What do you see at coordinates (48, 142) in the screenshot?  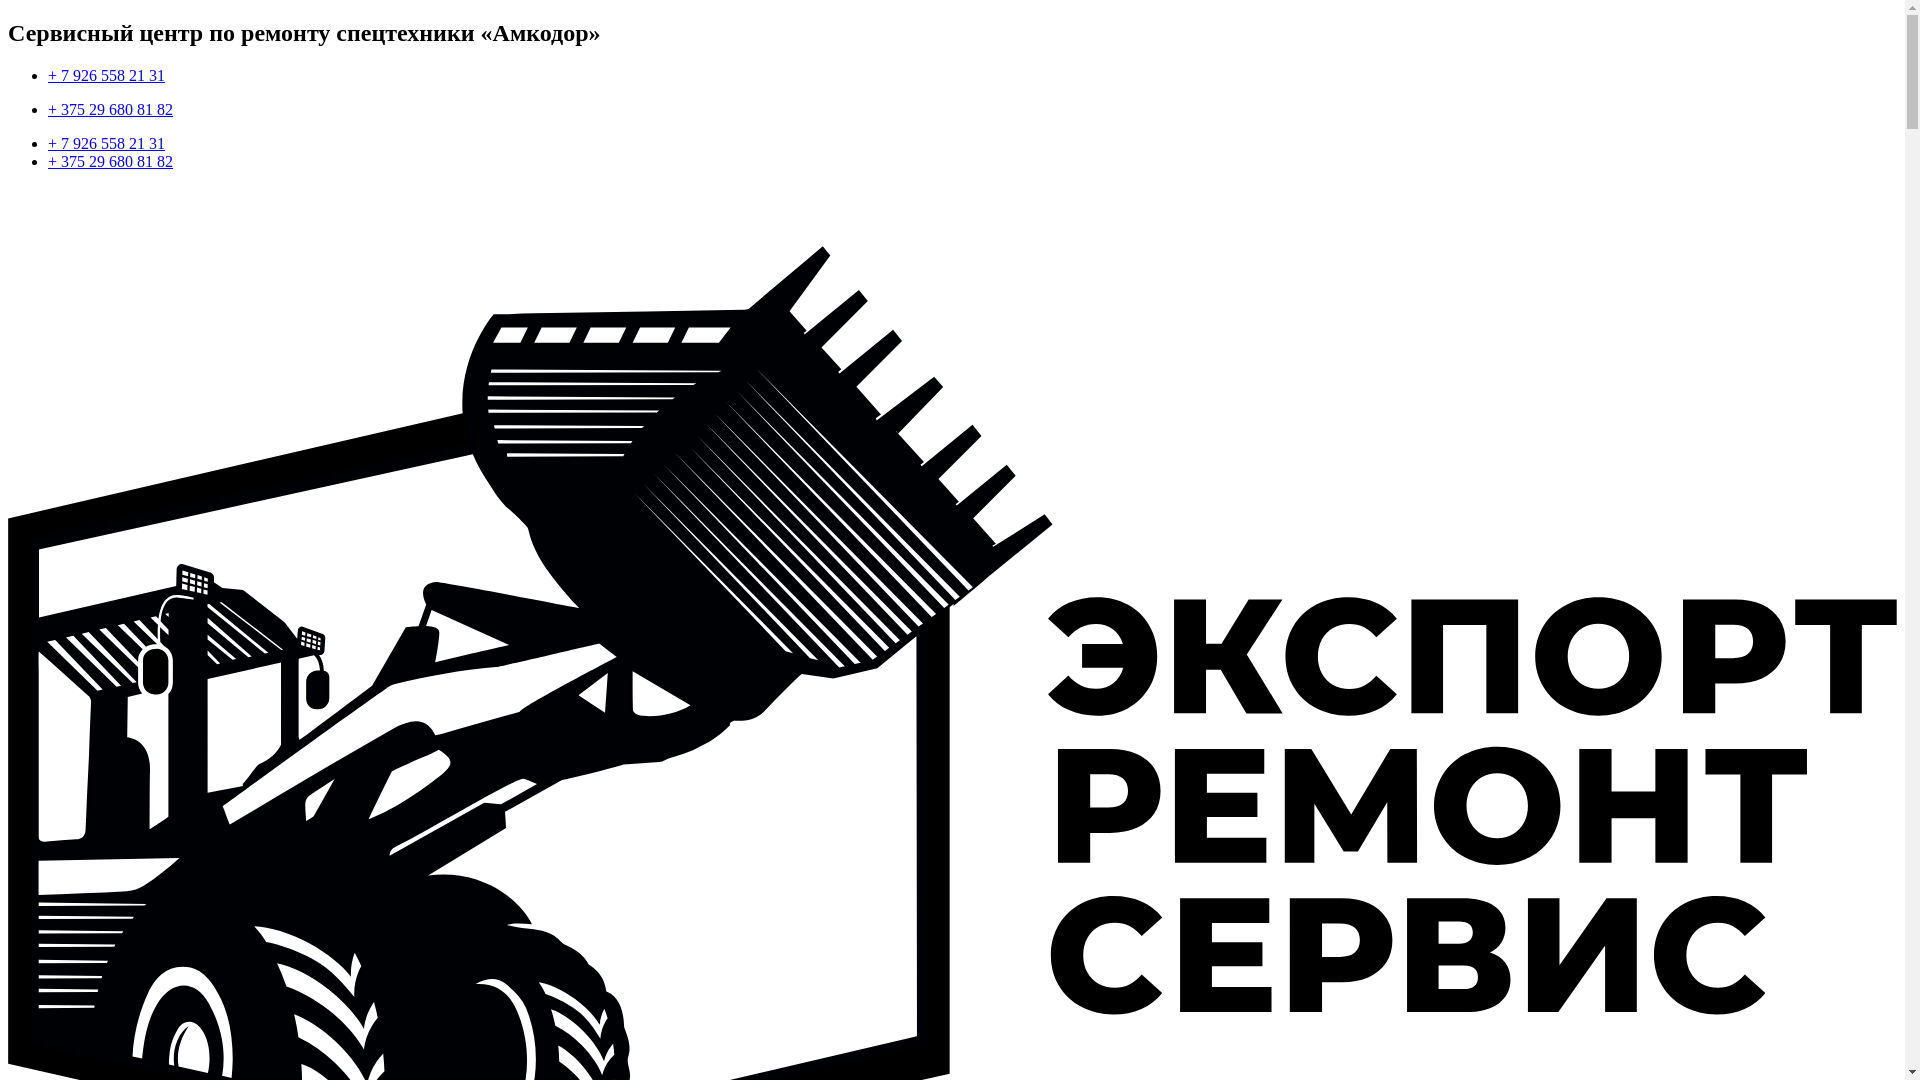 I see `'+ 7 926 558 21 31'` at bounding box center [48, 142].